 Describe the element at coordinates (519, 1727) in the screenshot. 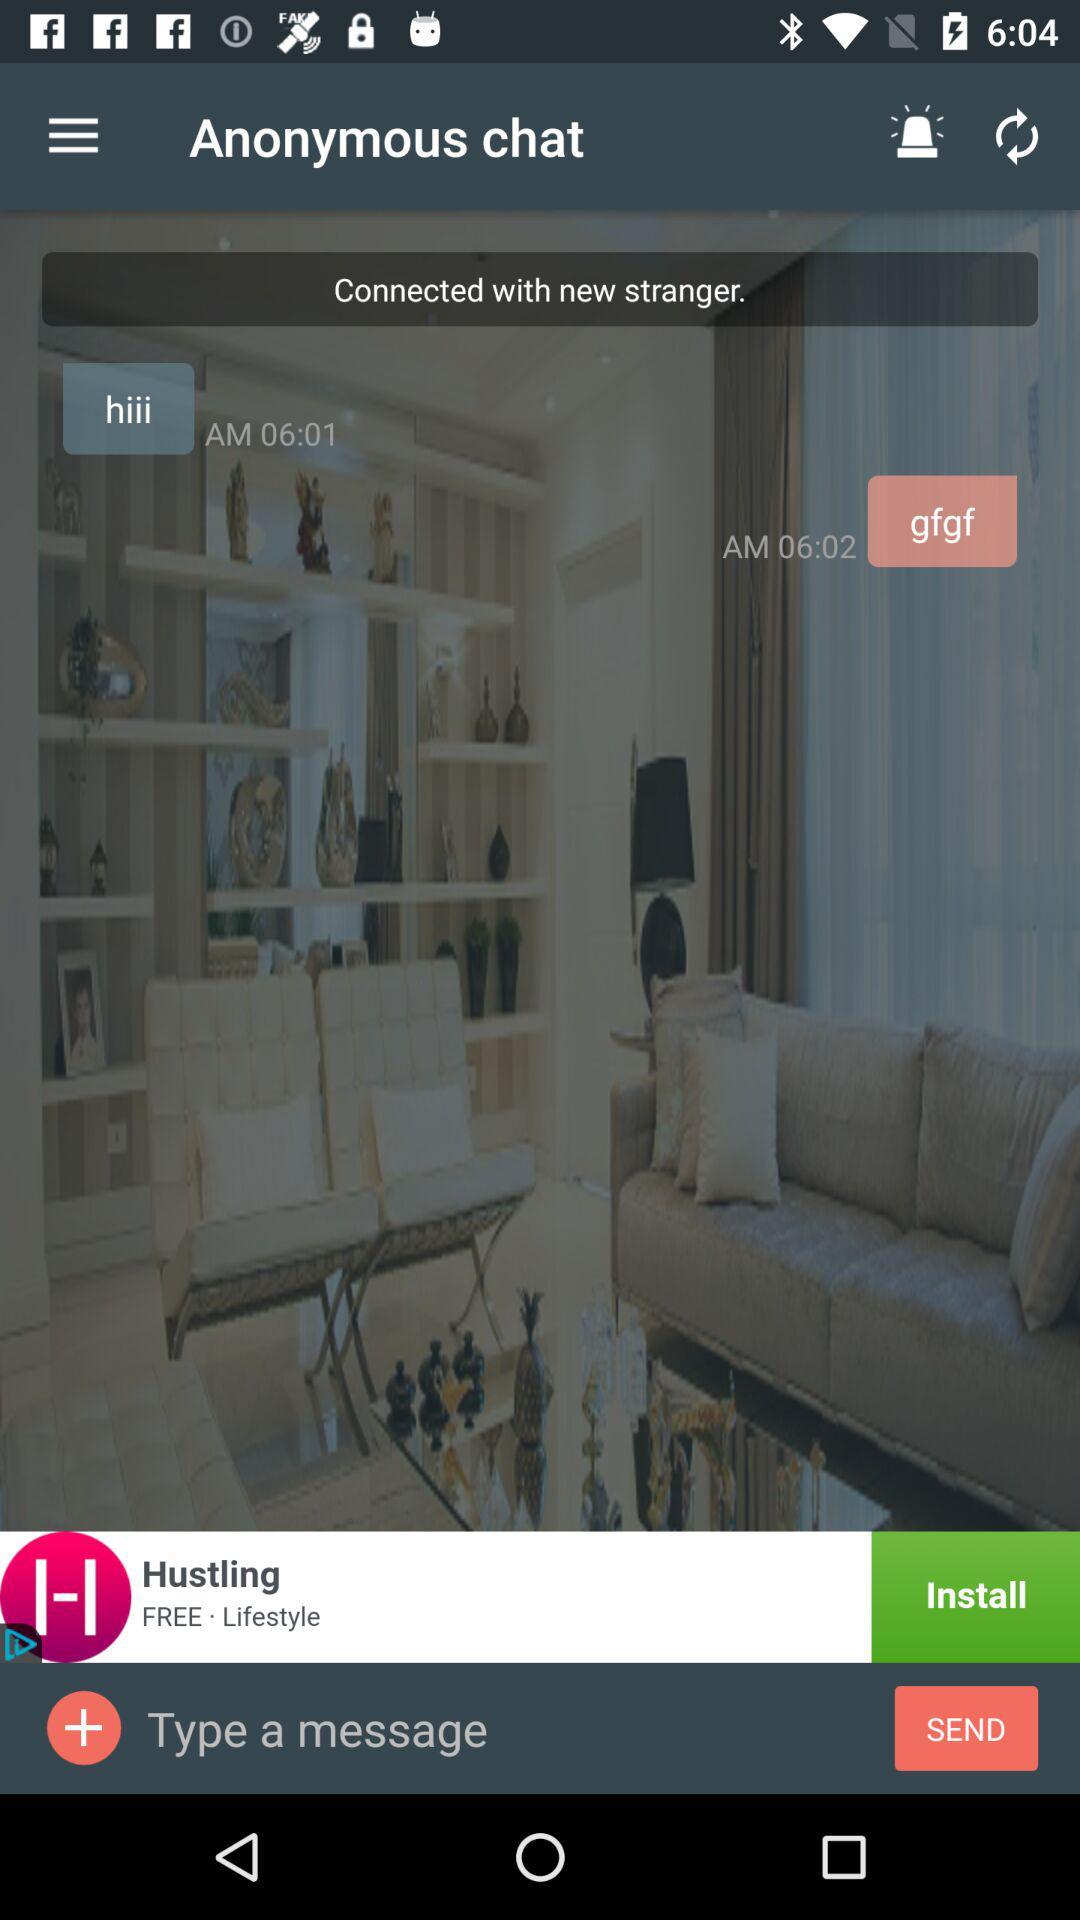

I see `type message` at that location.